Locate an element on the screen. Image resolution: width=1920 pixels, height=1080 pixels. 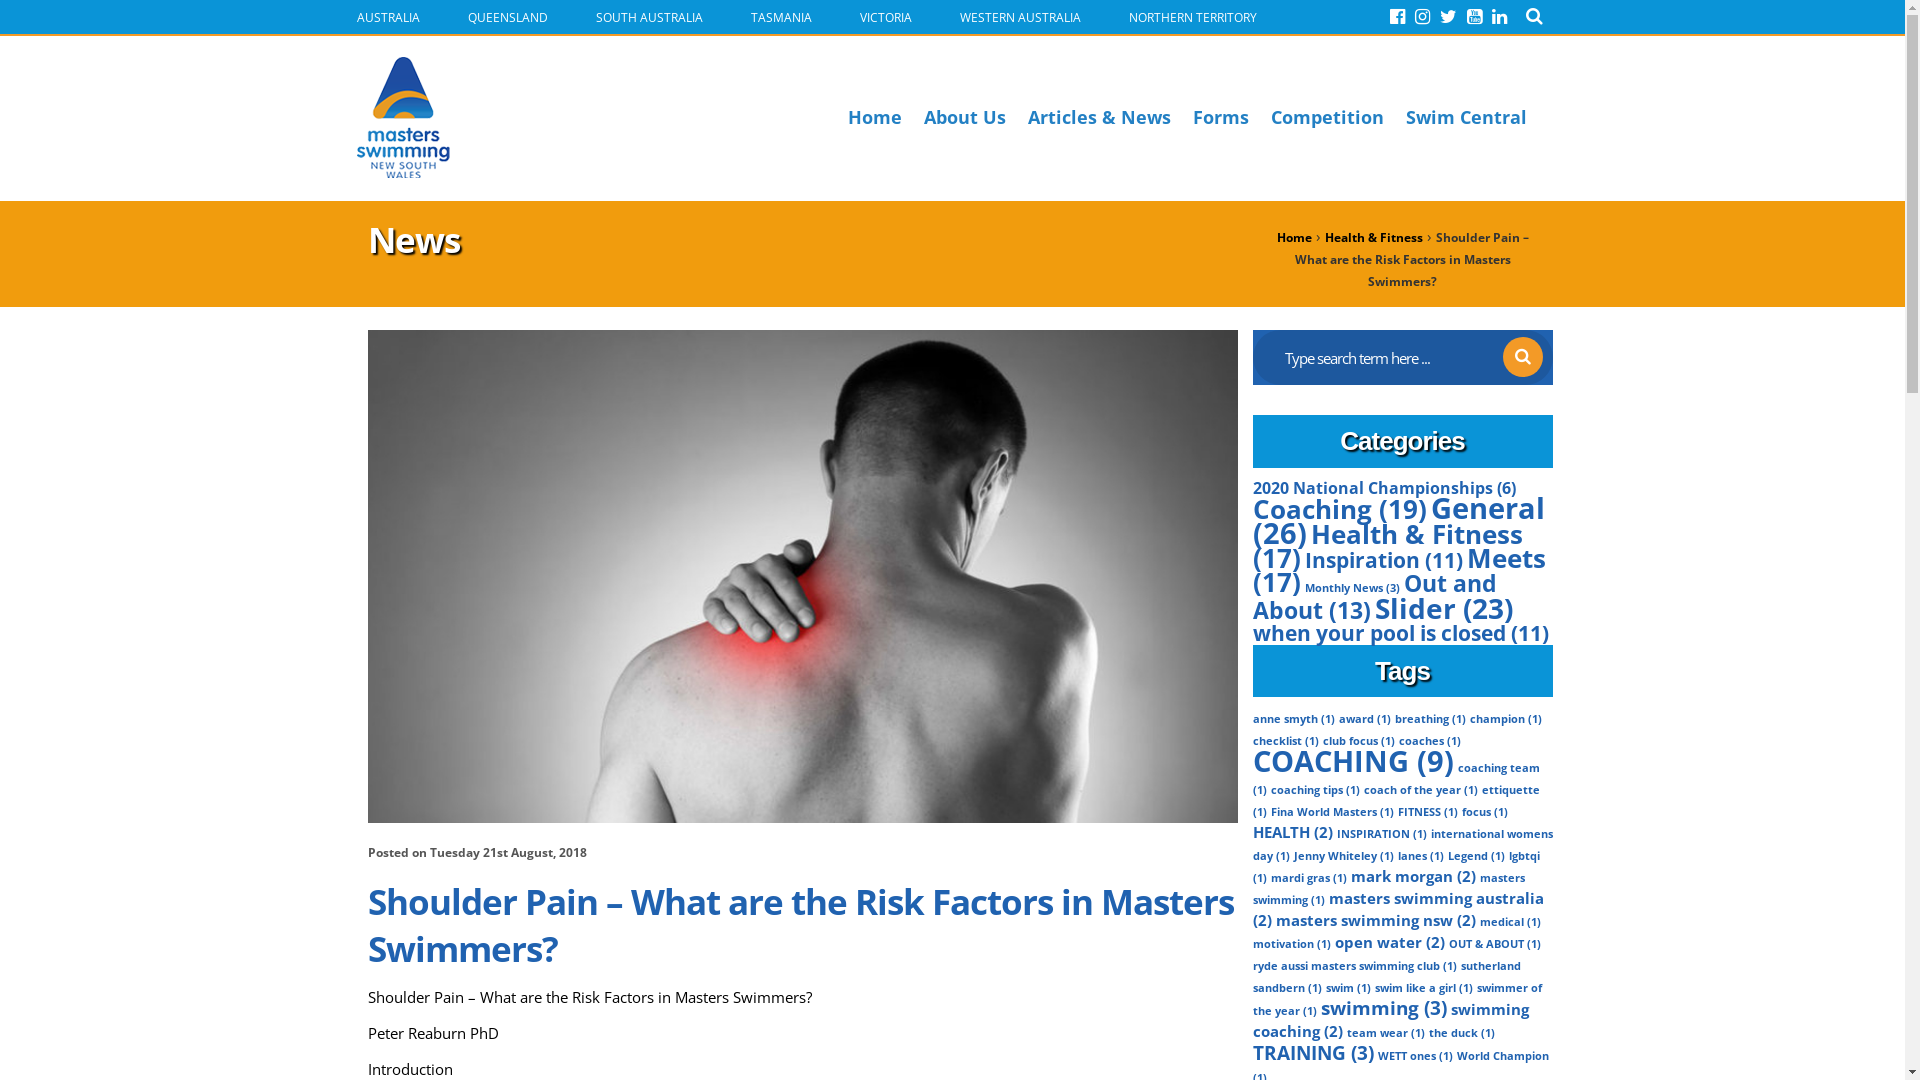
'award (1)' is located at coordinates (1338, 717).